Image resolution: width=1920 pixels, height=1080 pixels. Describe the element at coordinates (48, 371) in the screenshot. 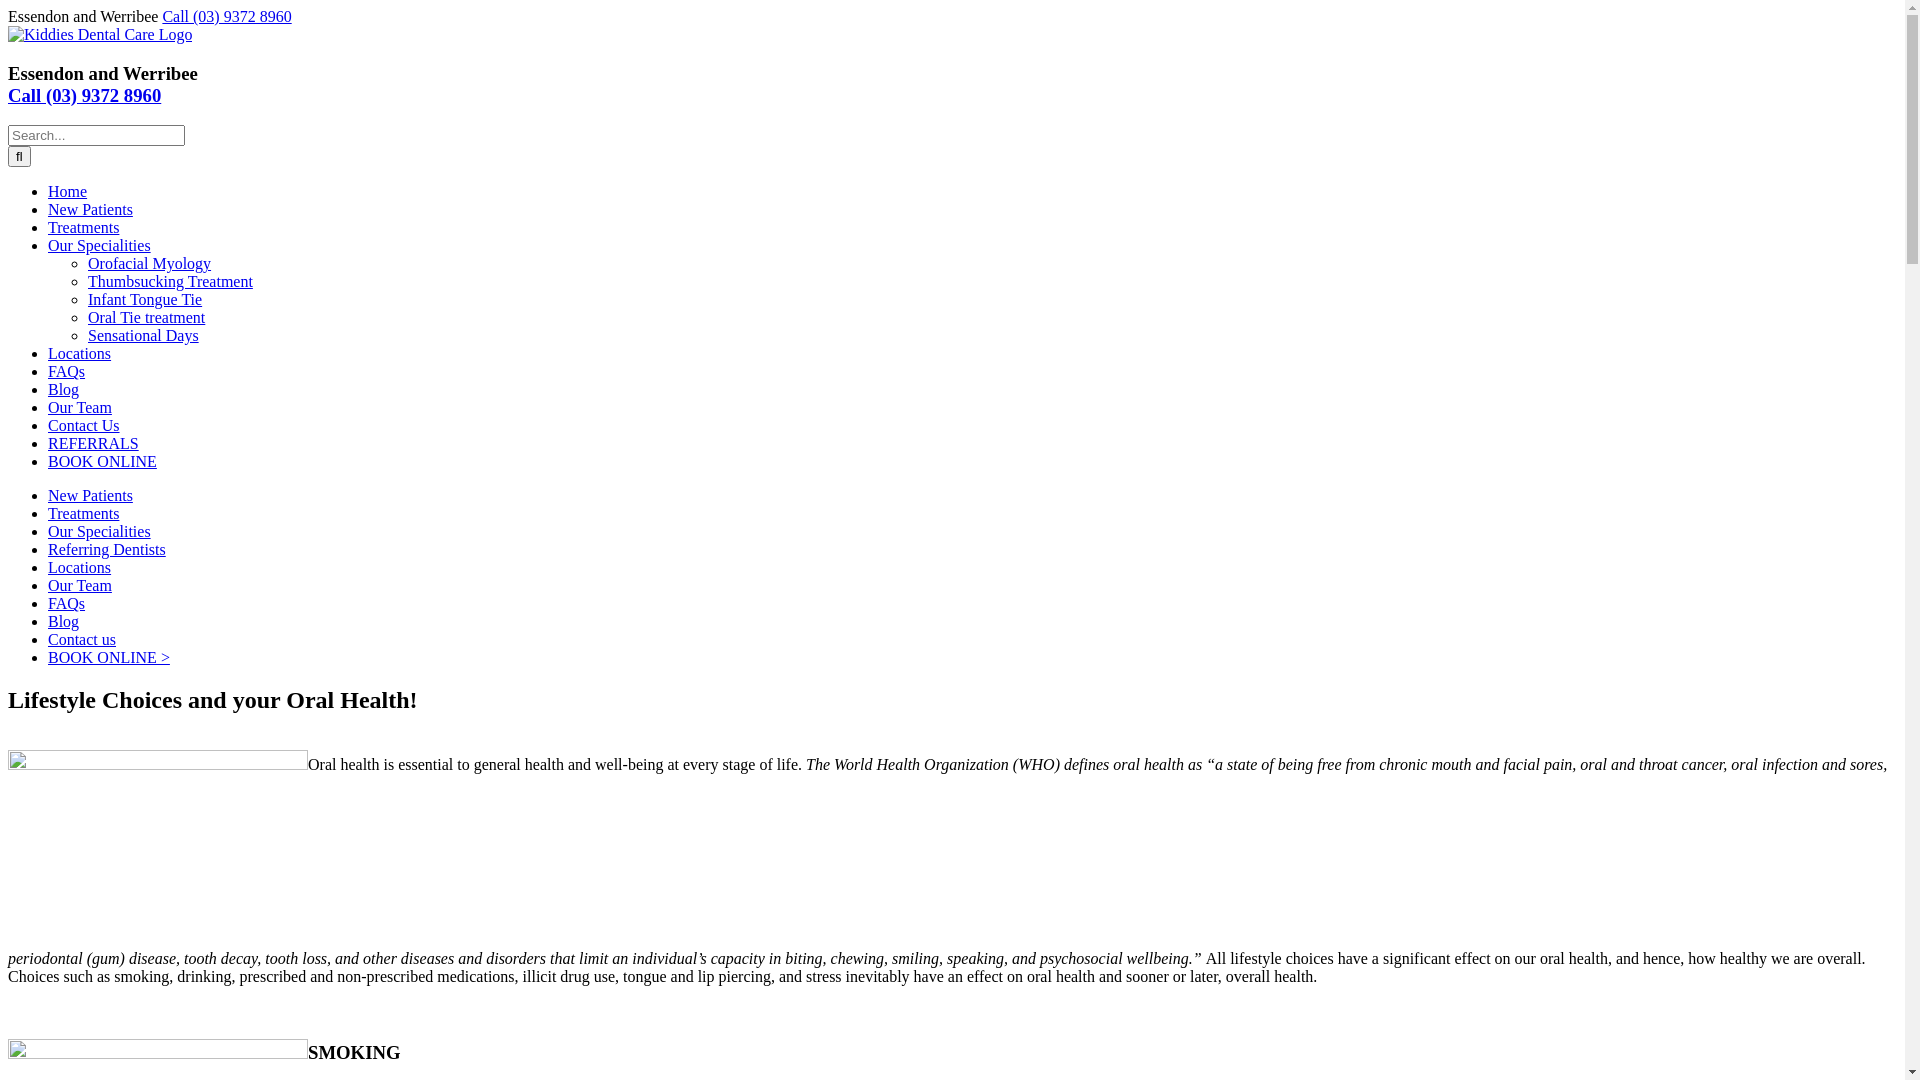

I see `'FAQs'` at that location.